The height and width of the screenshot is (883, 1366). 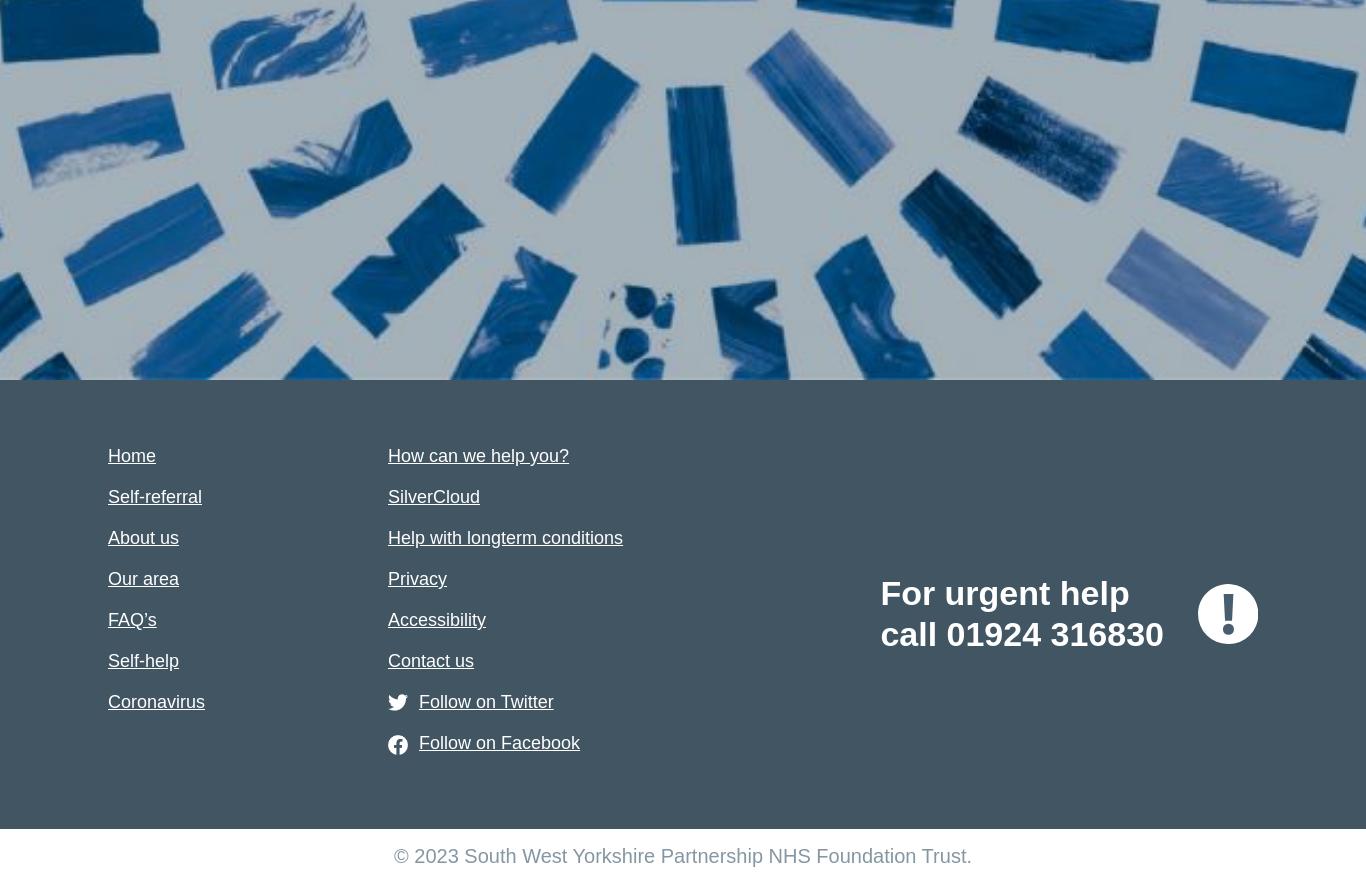 What do you see at coordinates (386, 660) in the screenshot?
I see `'Contact us'` at bounding box center [386, 660].